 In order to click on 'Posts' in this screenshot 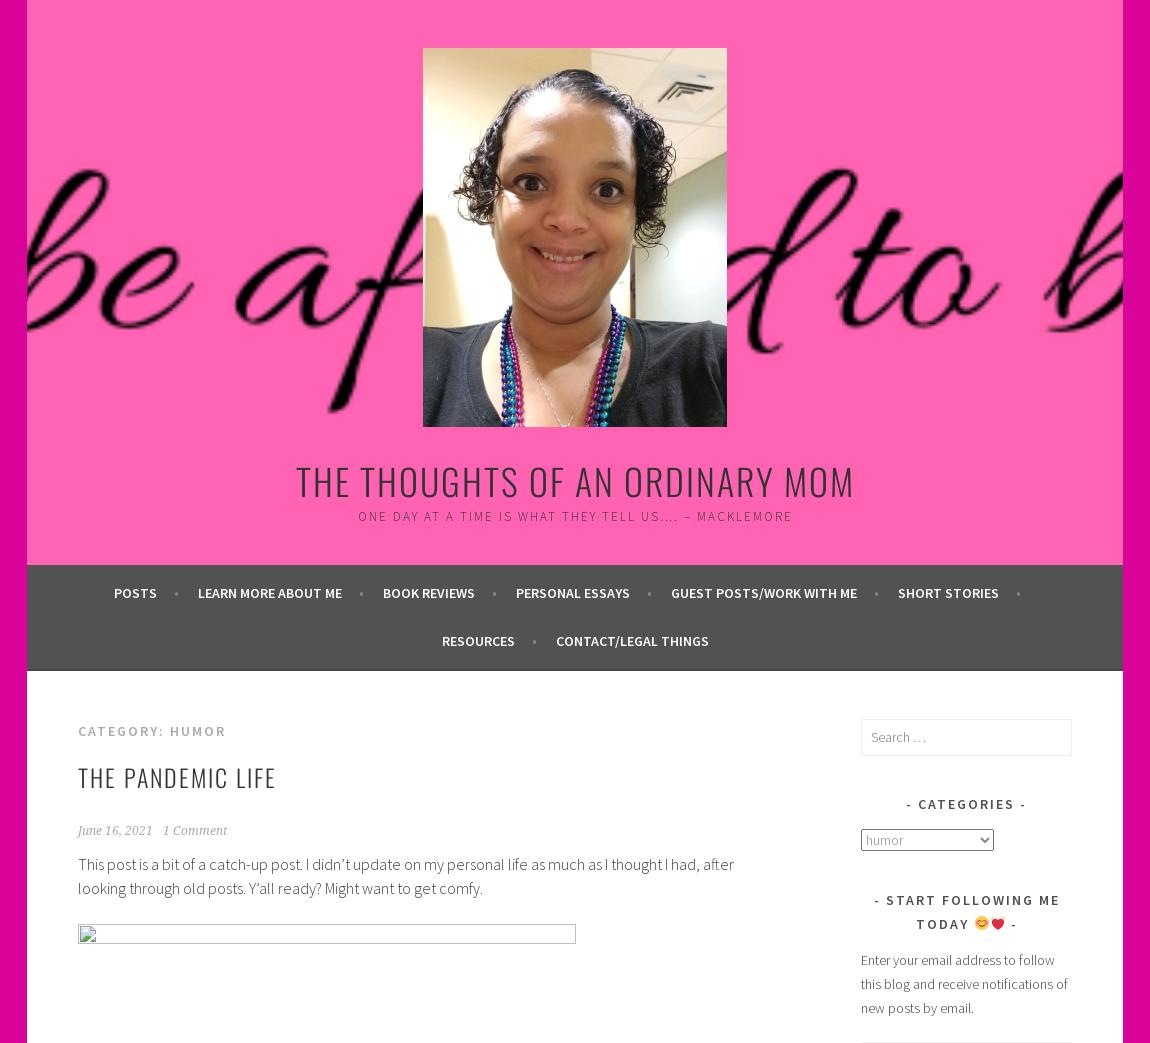, I will do `click(133, 592)`.